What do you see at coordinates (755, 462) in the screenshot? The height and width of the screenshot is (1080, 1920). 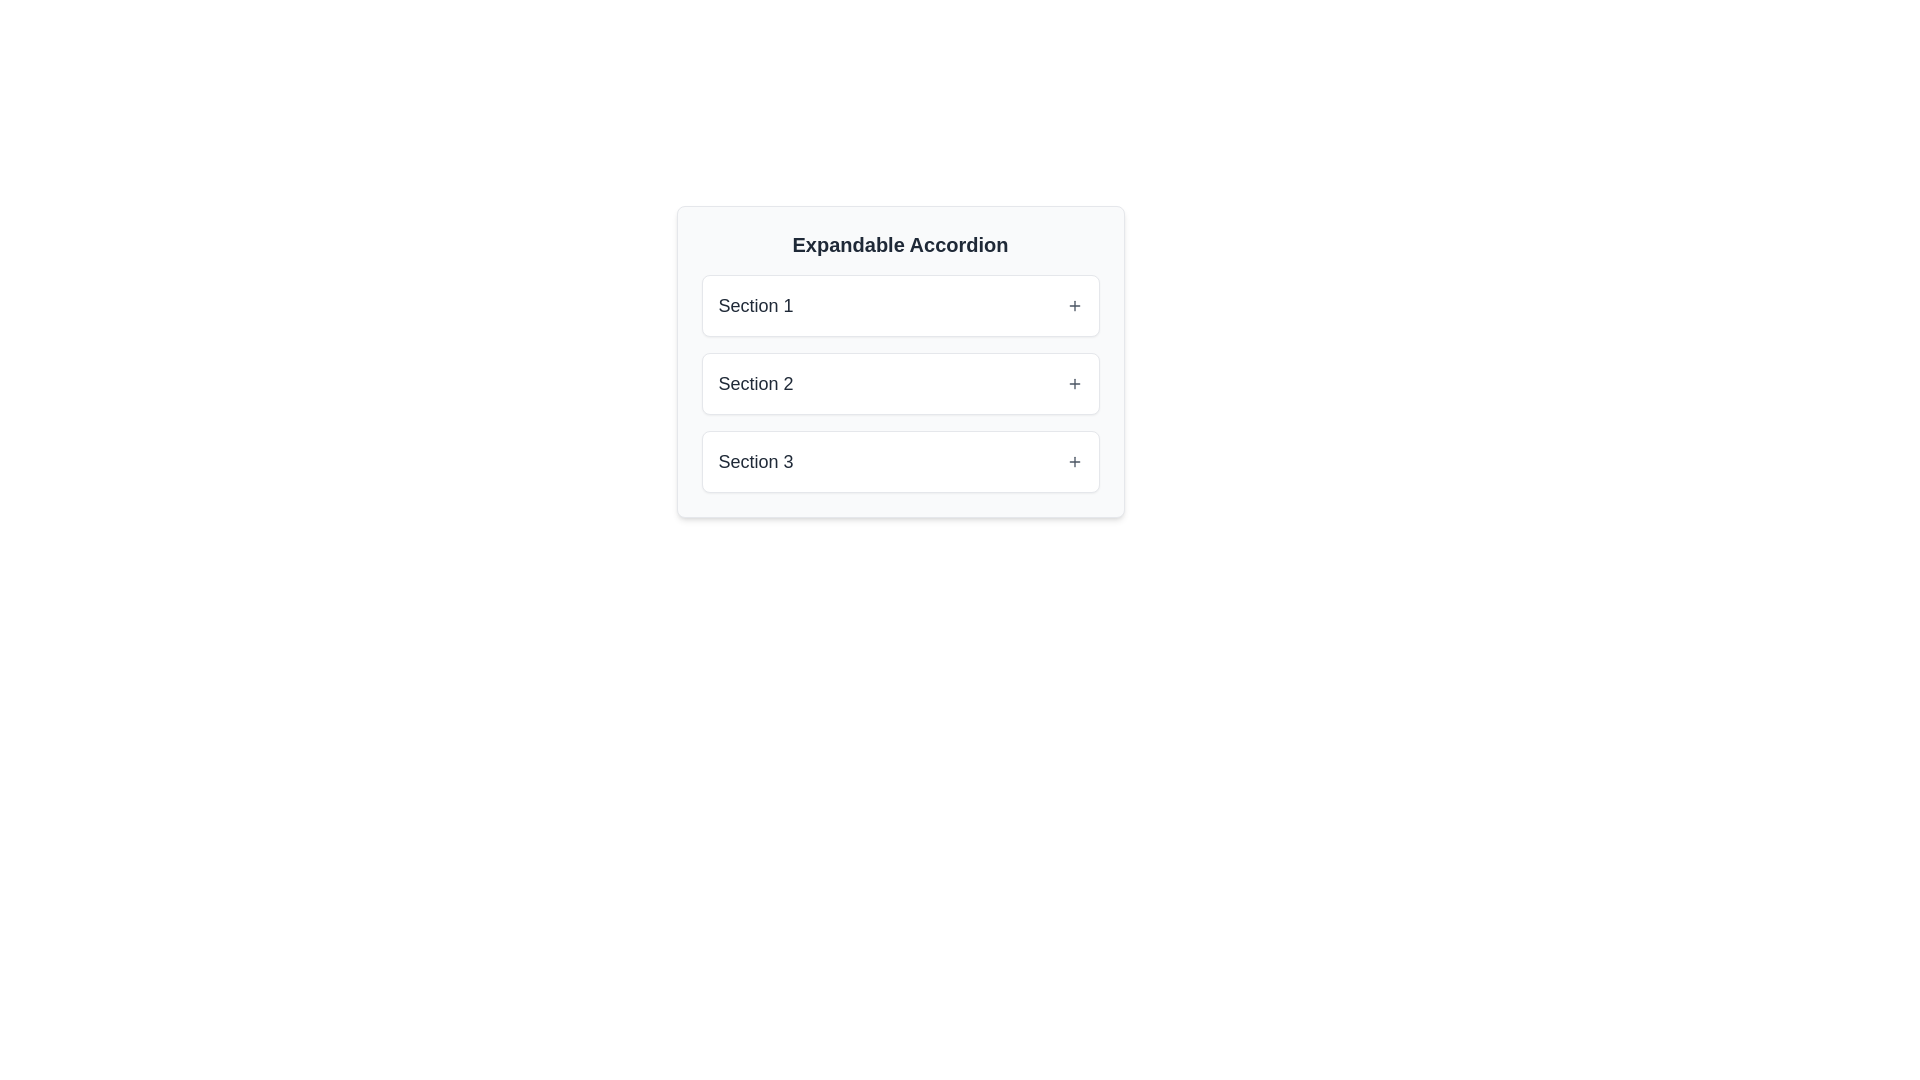 I see `the text label displaying 'Section 3' located in the bottom row of the accordion` at bounding box center [755, 462].